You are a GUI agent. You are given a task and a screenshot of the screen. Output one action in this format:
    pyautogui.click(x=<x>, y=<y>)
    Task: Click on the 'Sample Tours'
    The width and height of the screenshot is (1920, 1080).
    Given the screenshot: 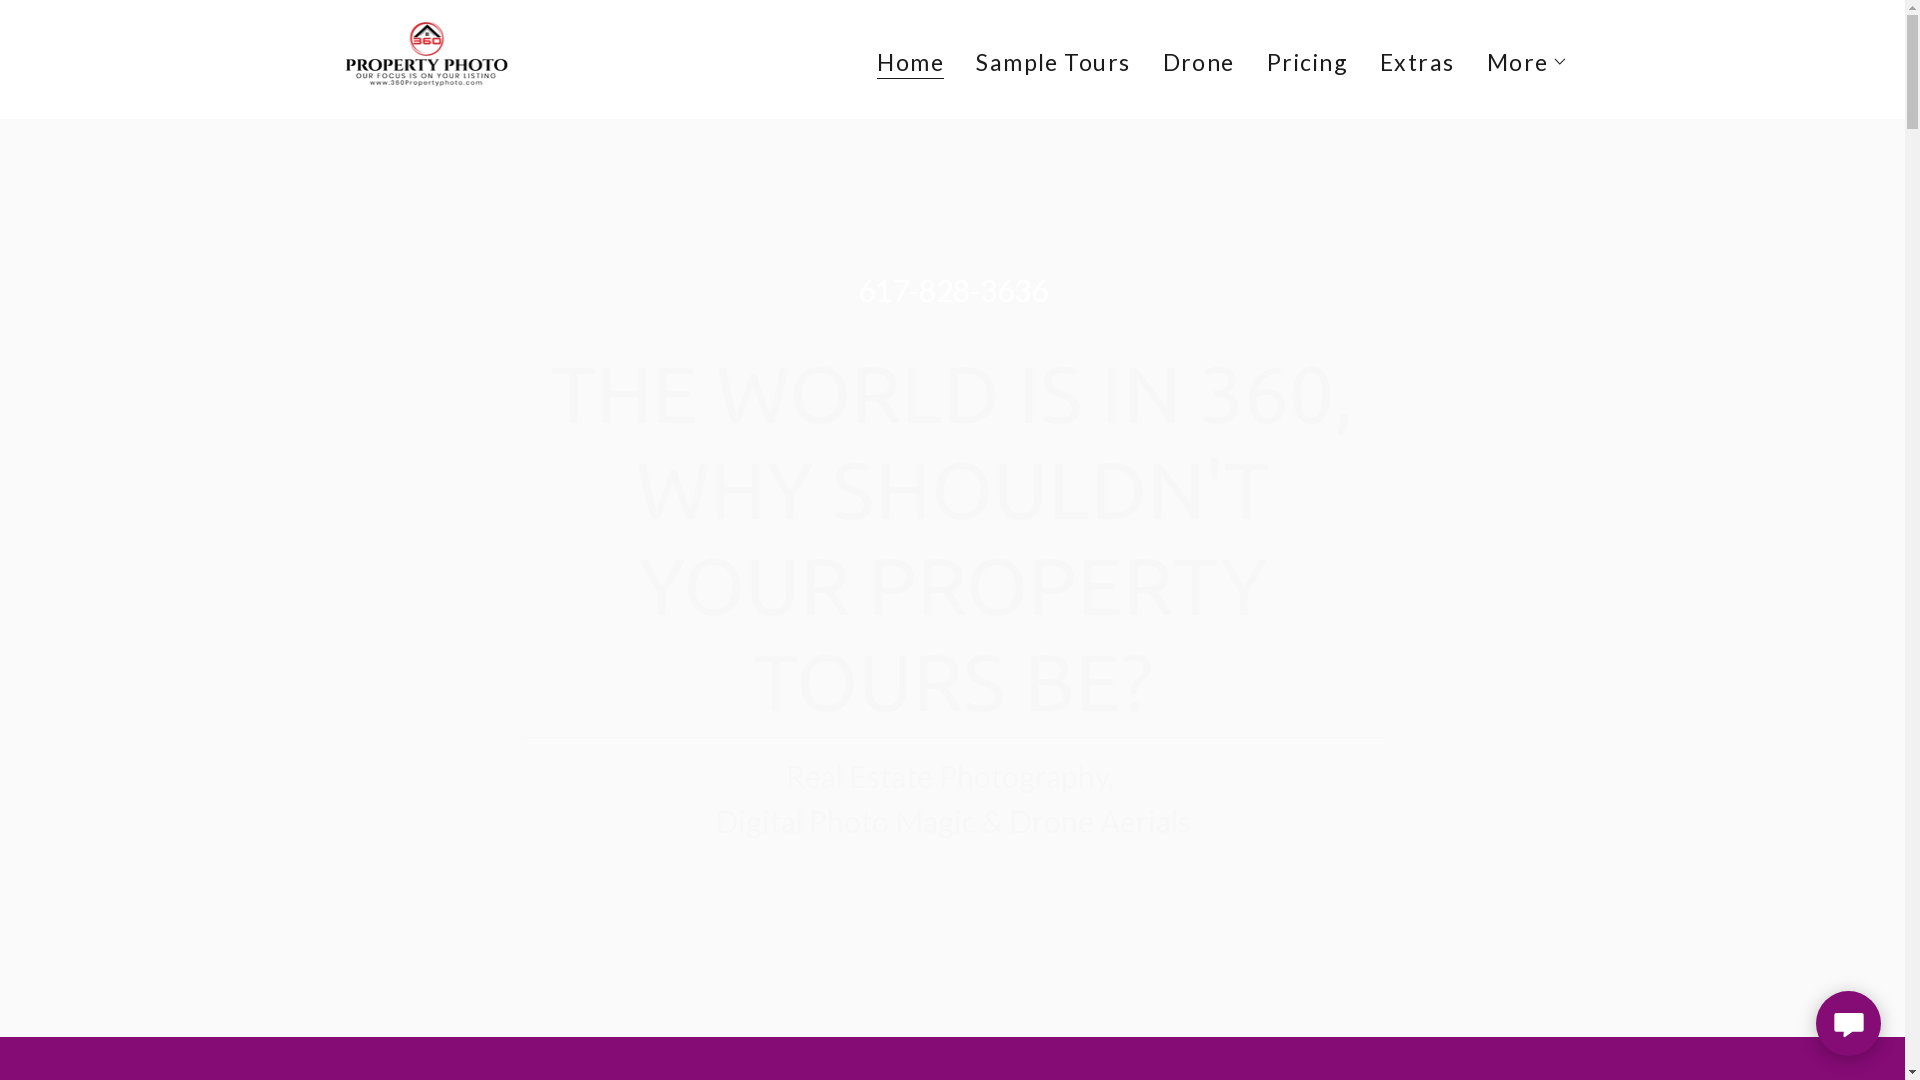 What is the action you would take?
    pyautogui.click(x=1051, y=60)
    